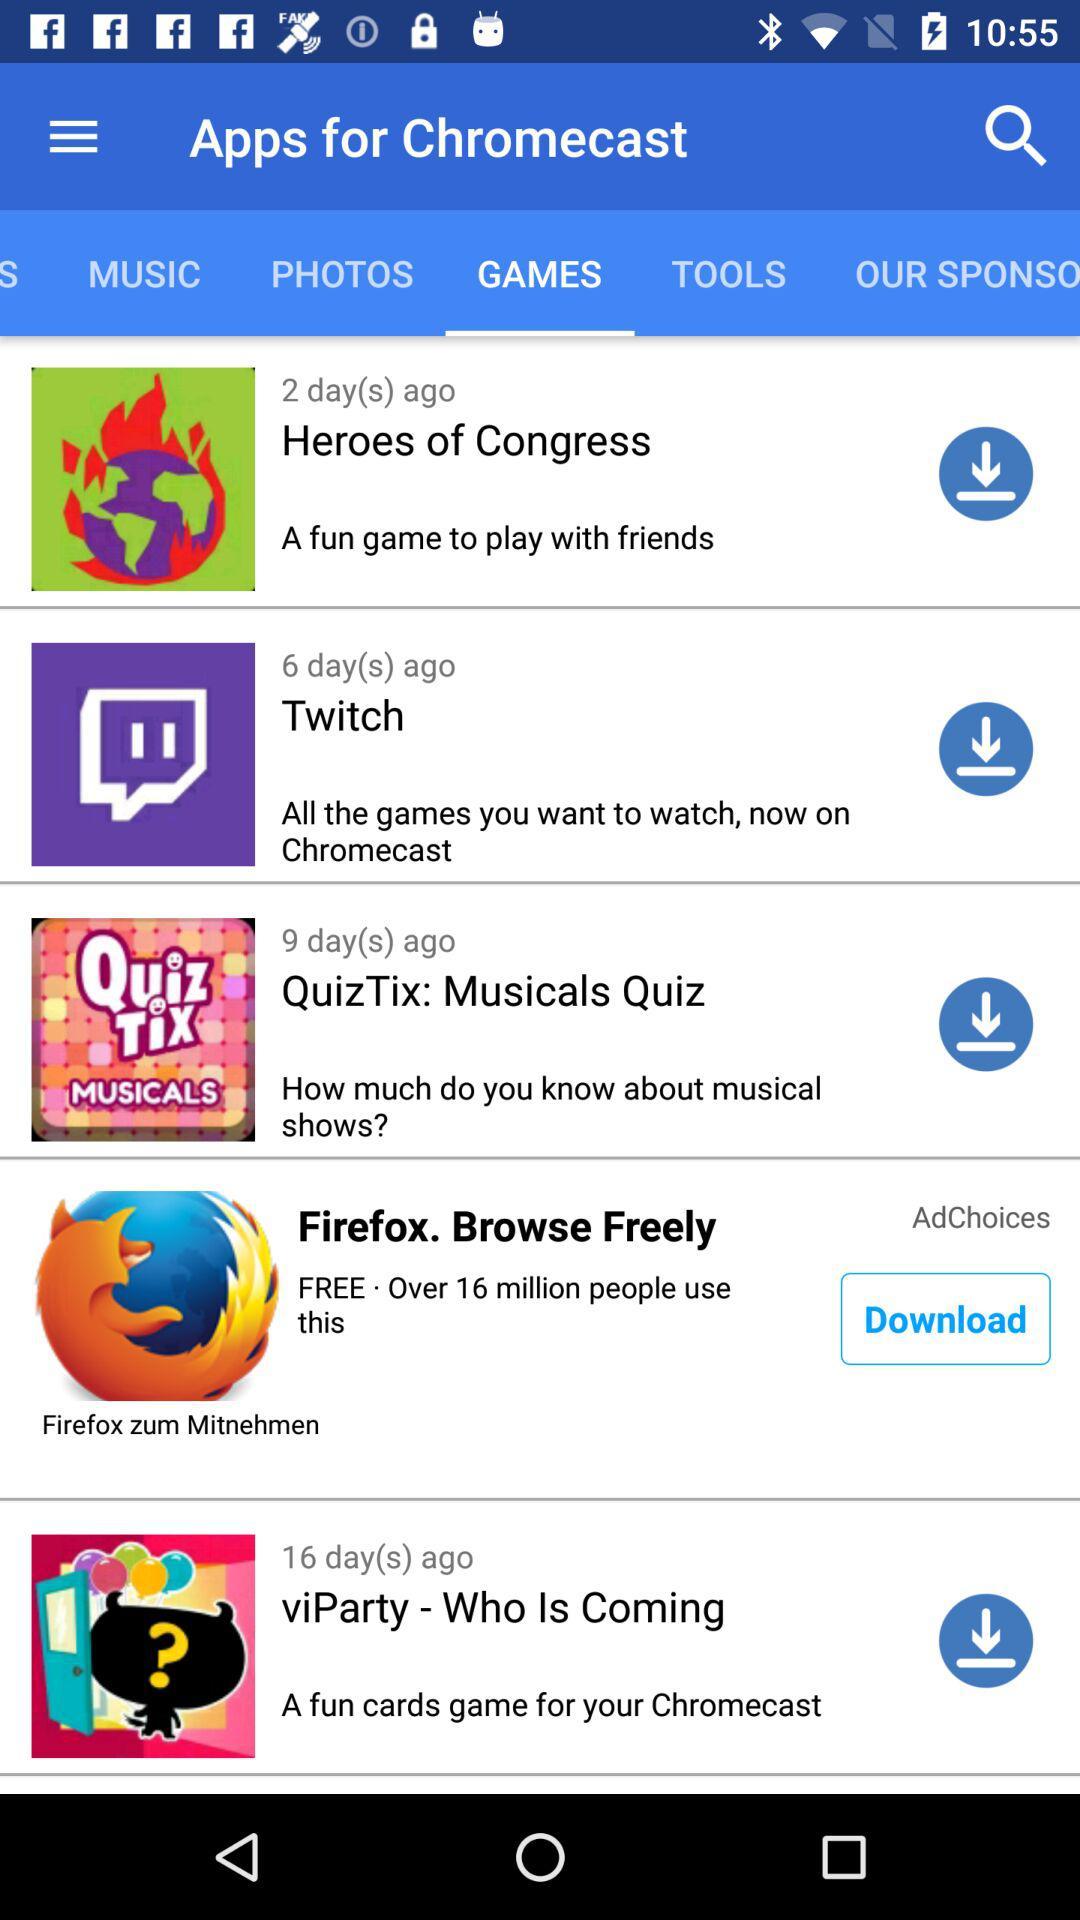 The width and height of the screenshot is (1080, 1920). What do you see at coordinates (1017, 135) in the screenshot?
I see `item next to the apps for chromecast` at bounding box center [1017, 135].